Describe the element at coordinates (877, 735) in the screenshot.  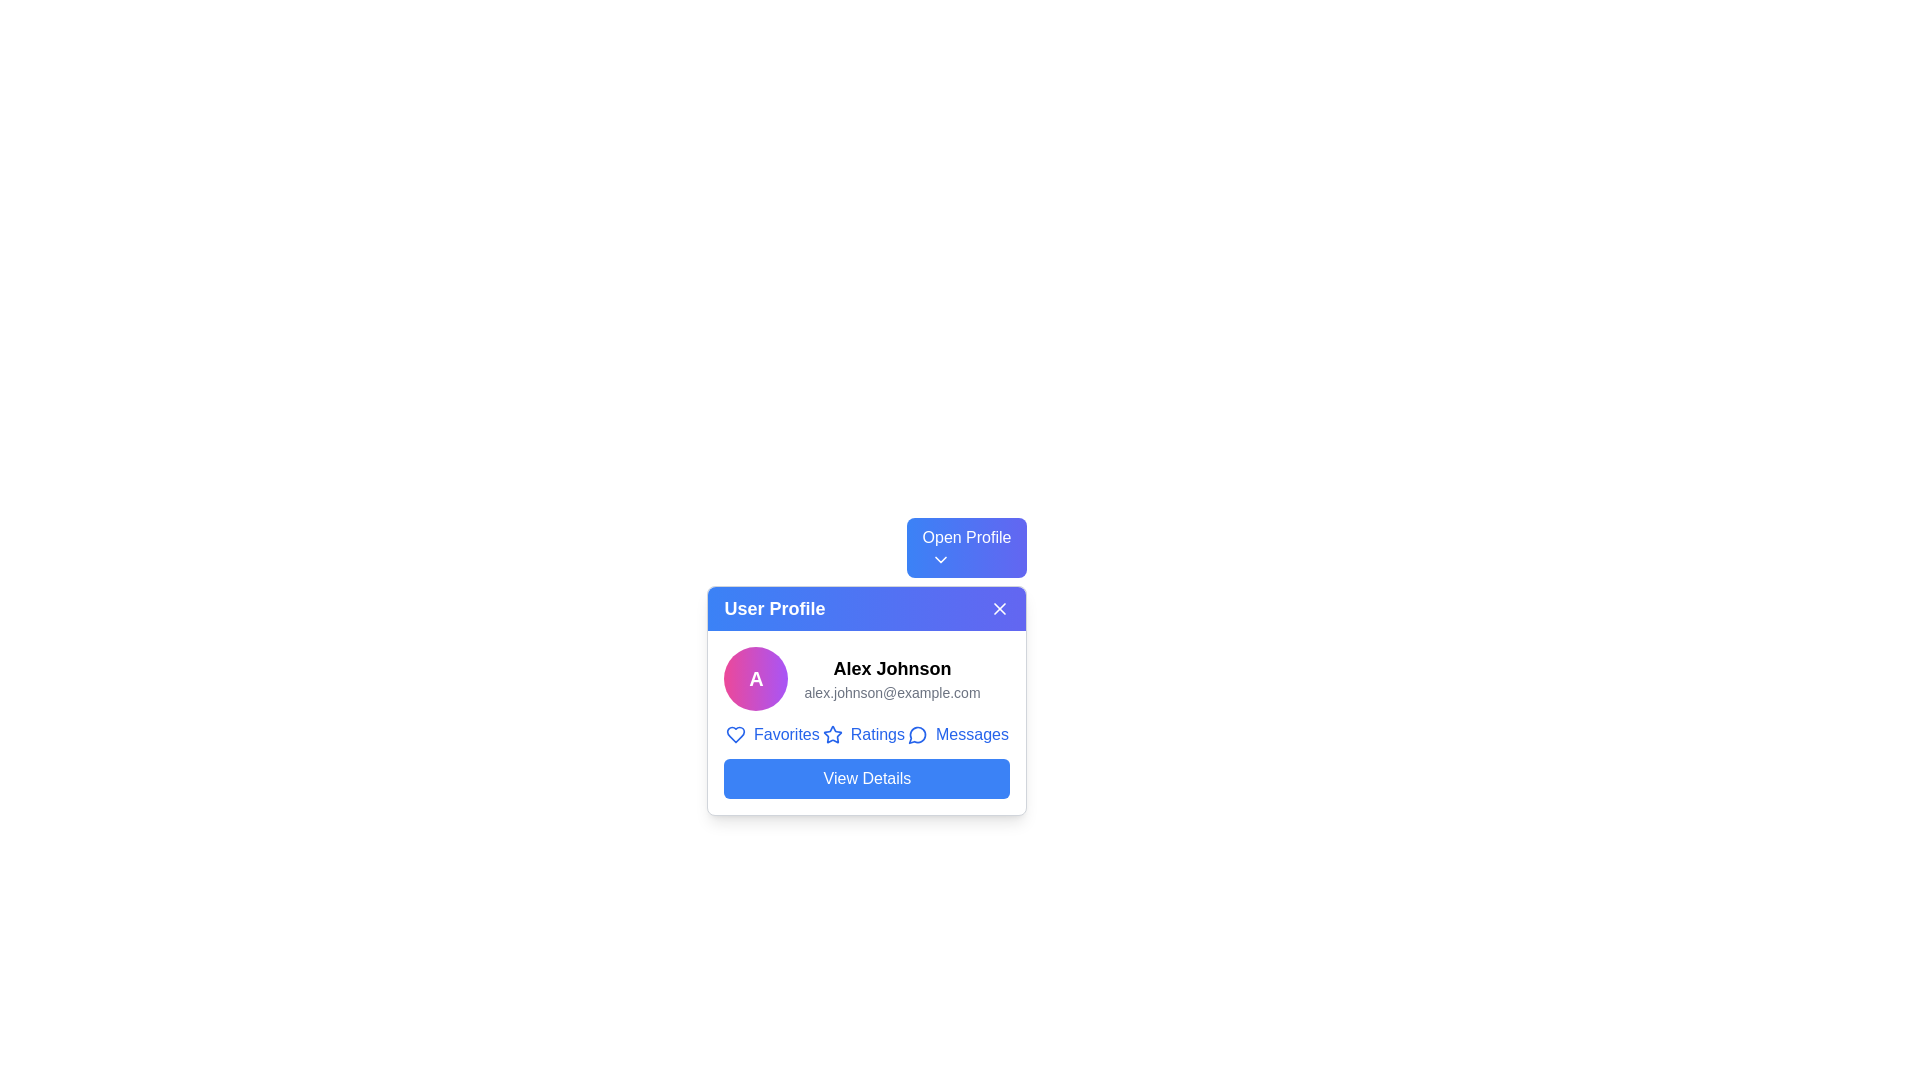
I see `the 'Ratings' text label, which is a medium-sized blue font element located in the footer of the 'User Profile' card, positioned between 'Favorites' and 'Messages'` at that location.